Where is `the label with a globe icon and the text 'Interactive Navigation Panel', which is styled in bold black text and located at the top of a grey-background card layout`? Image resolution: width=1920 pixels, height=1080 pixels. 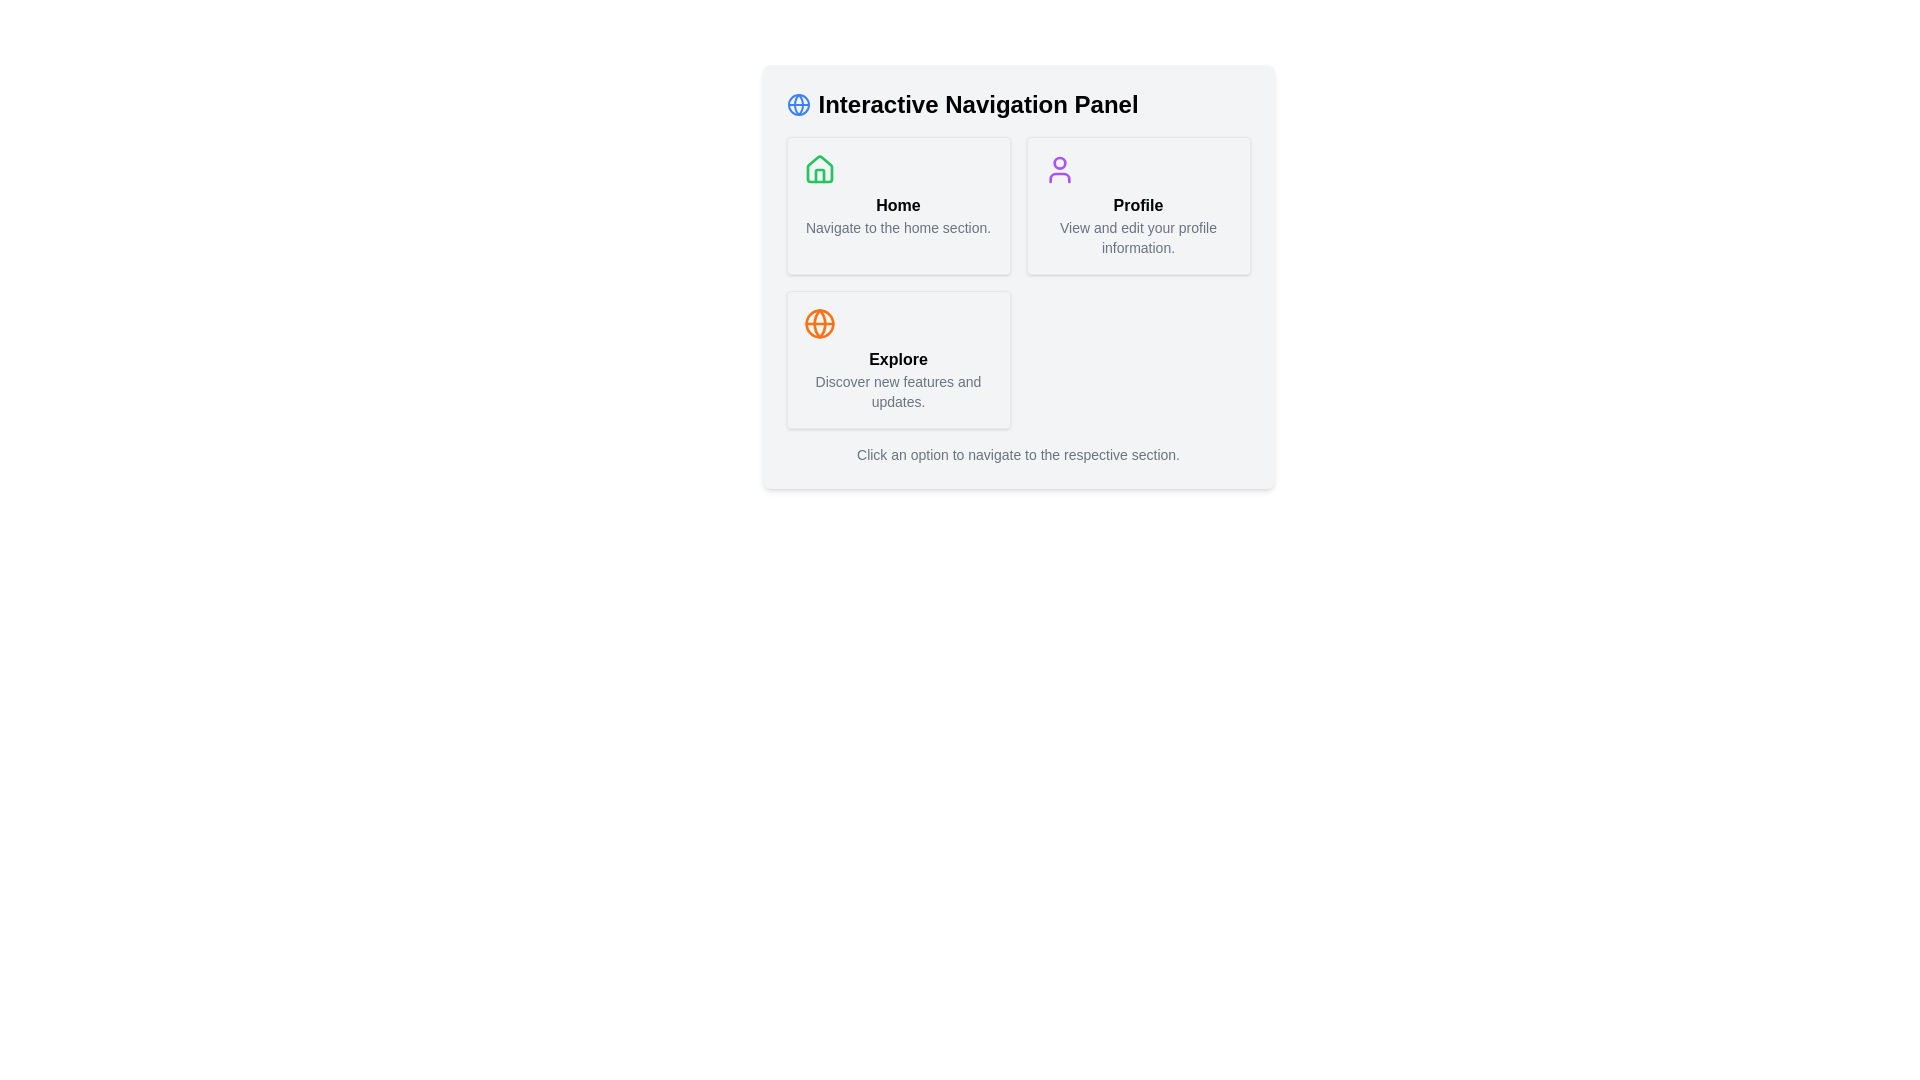
the label with a globe icon and the text 'Interactive Navigation Panel', which is styled in bold black text and located at the top of a grey-background card layout is located at coordinates (1018, 104).